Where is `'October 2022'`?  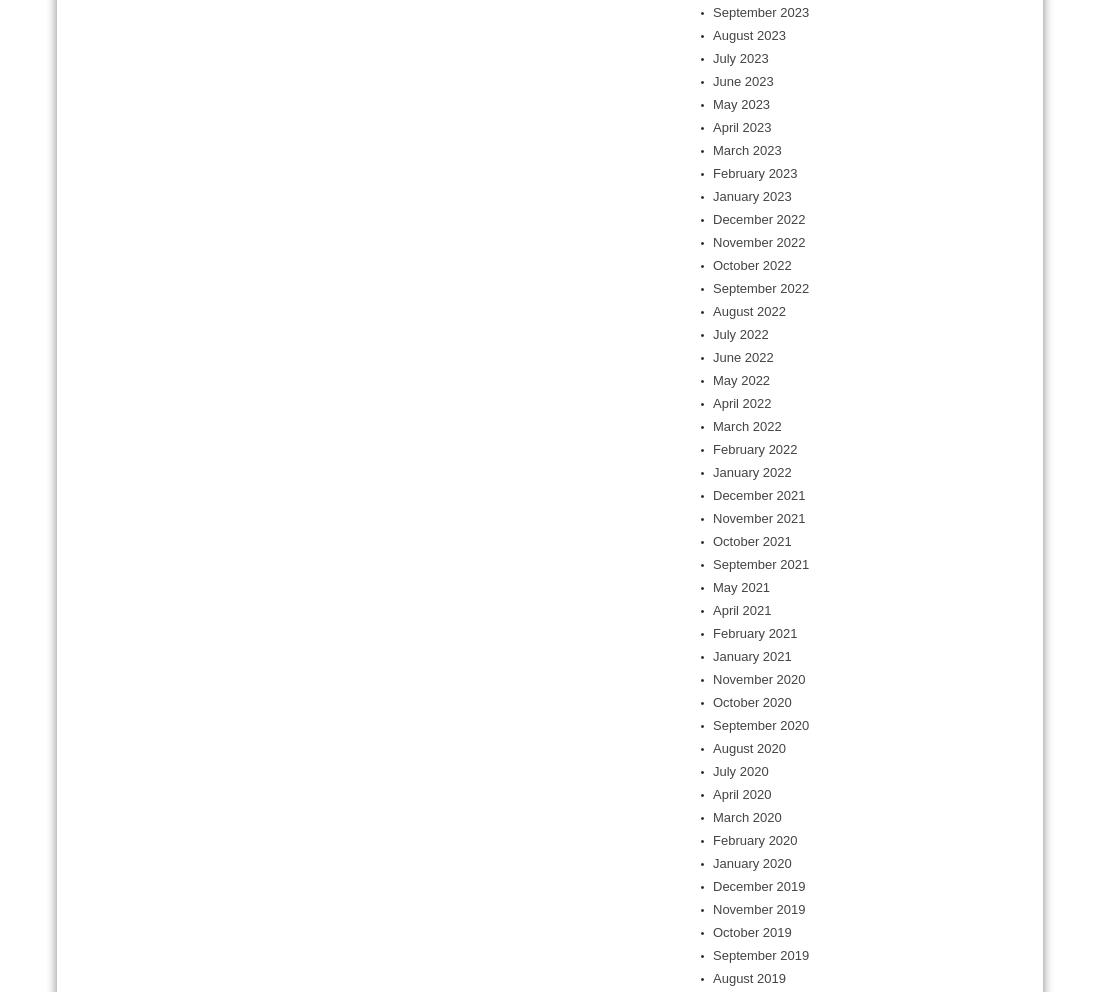
'October 2022' is located at coordinates (750, 264).